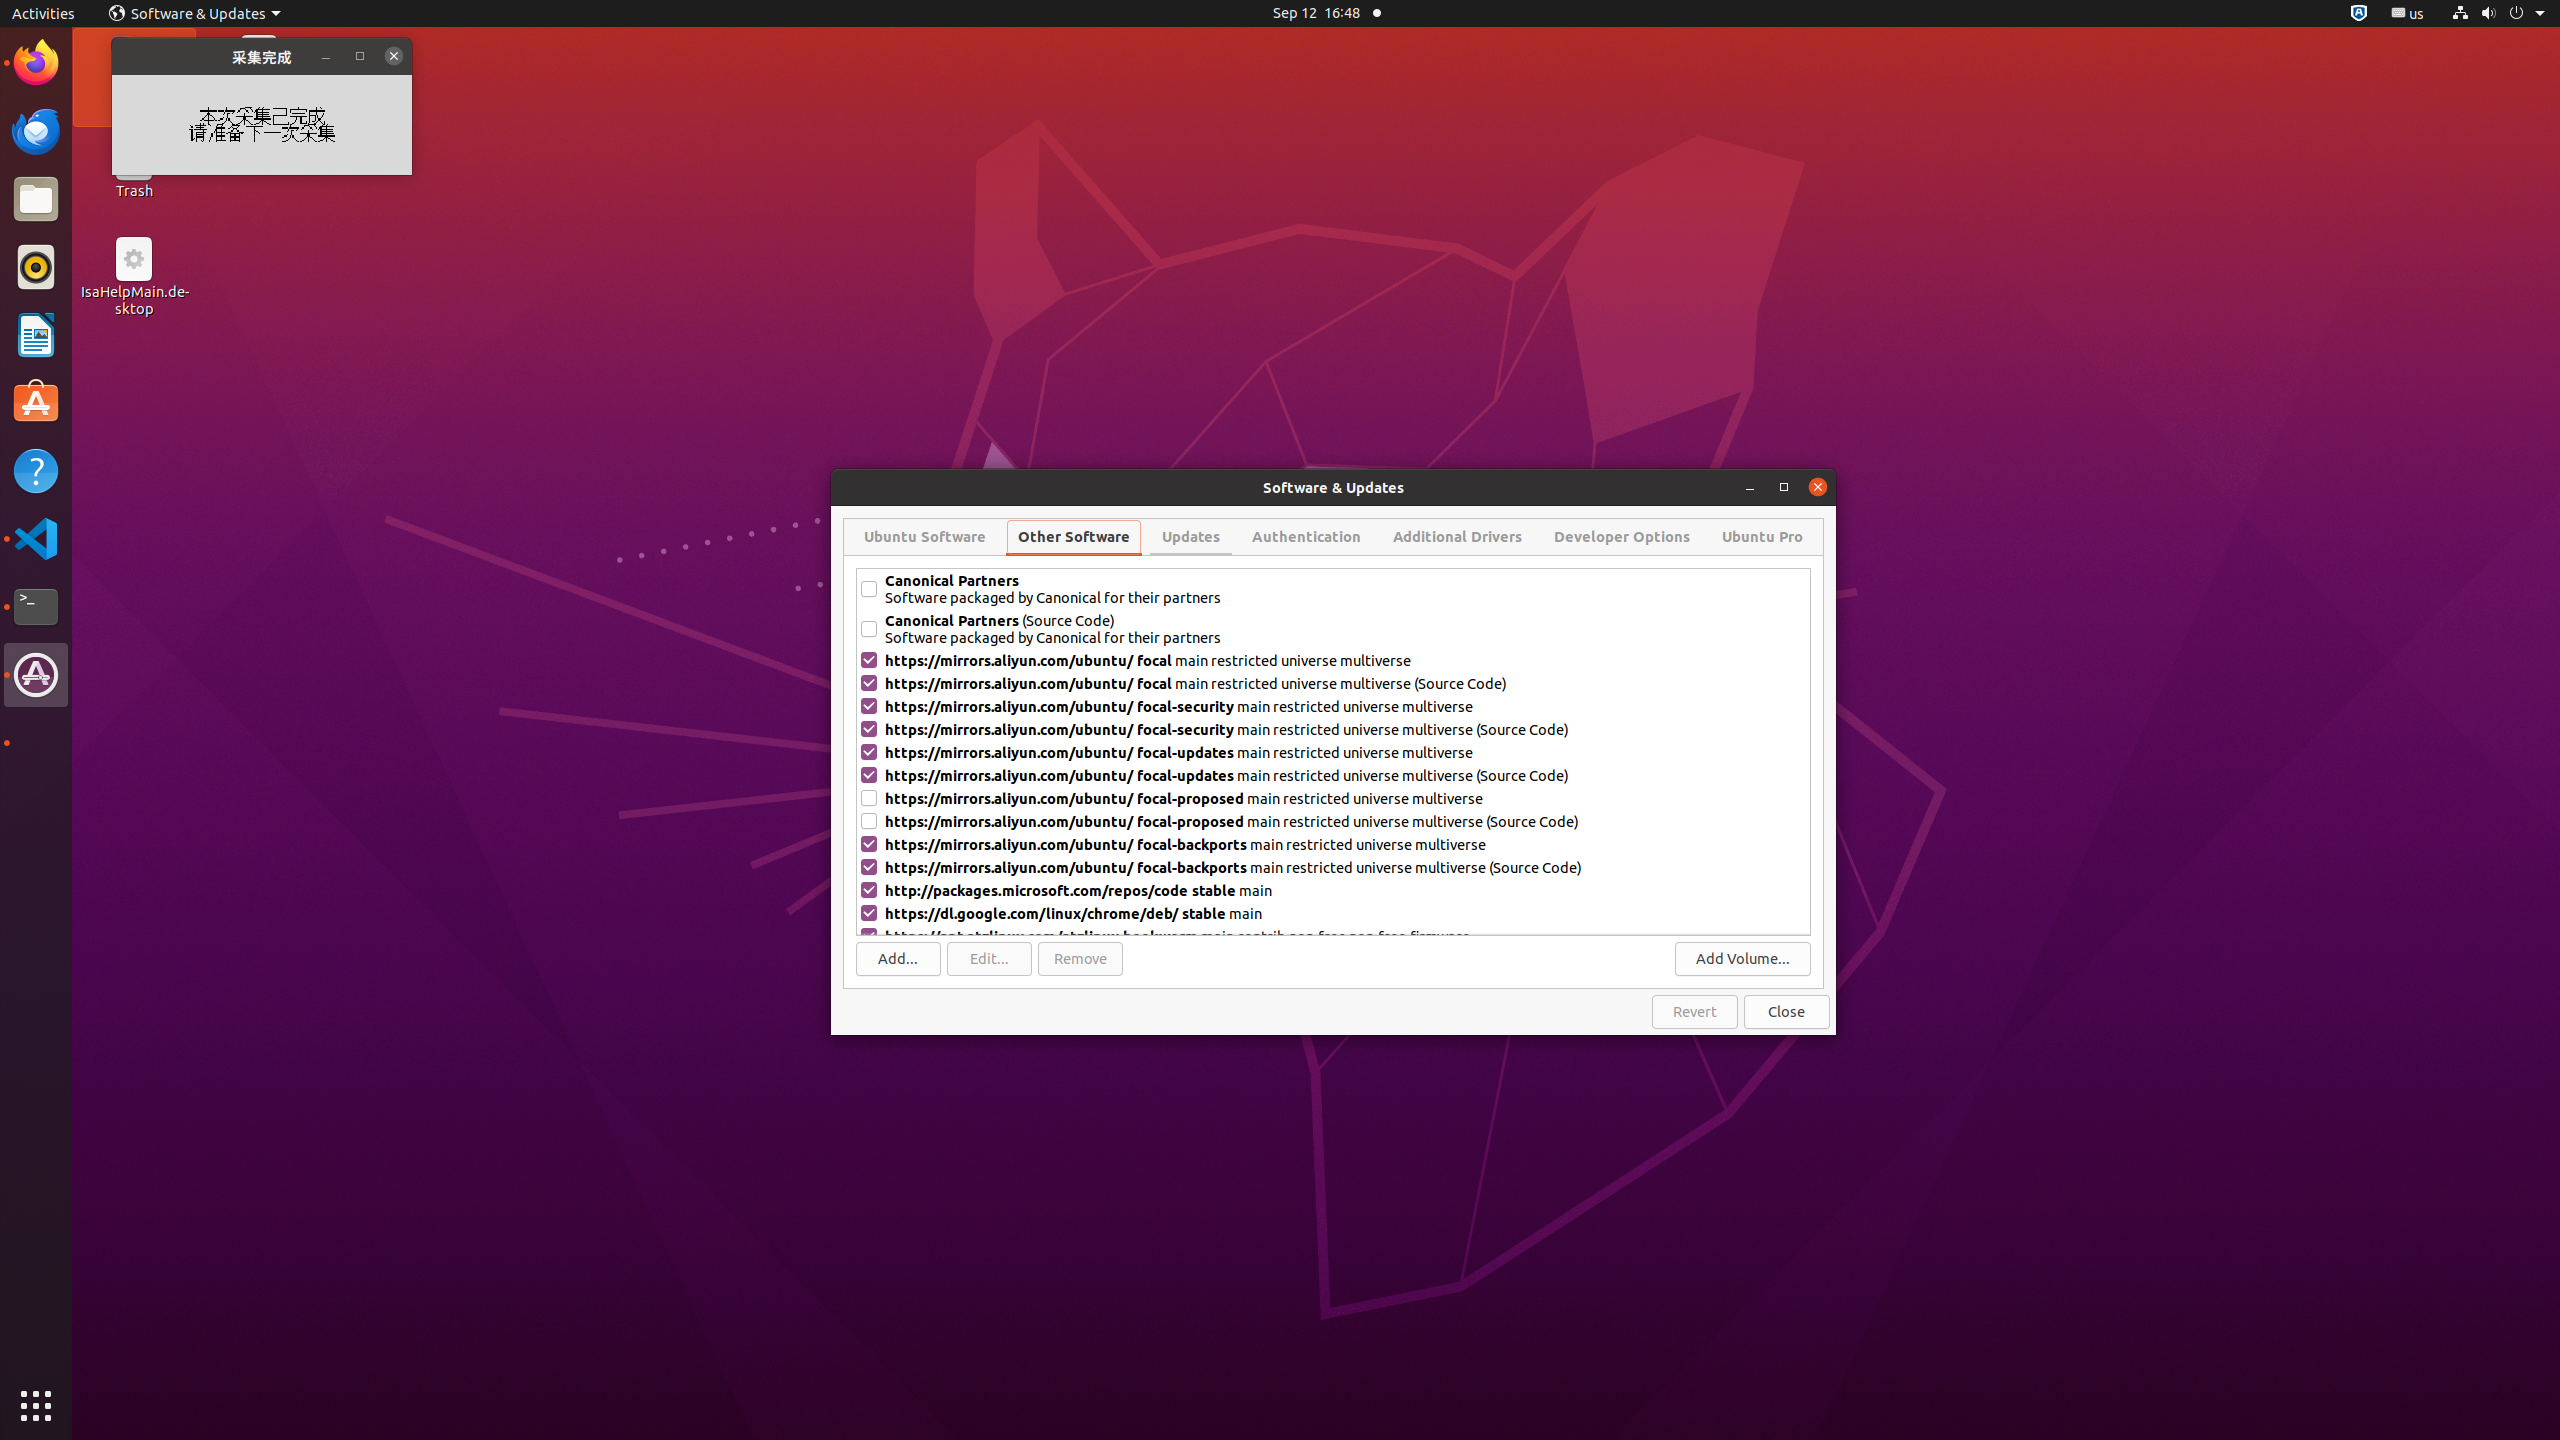 This screenshot has width=2560, height=1440. I want to click on 'Additional Drivers', so click(1456, 536).